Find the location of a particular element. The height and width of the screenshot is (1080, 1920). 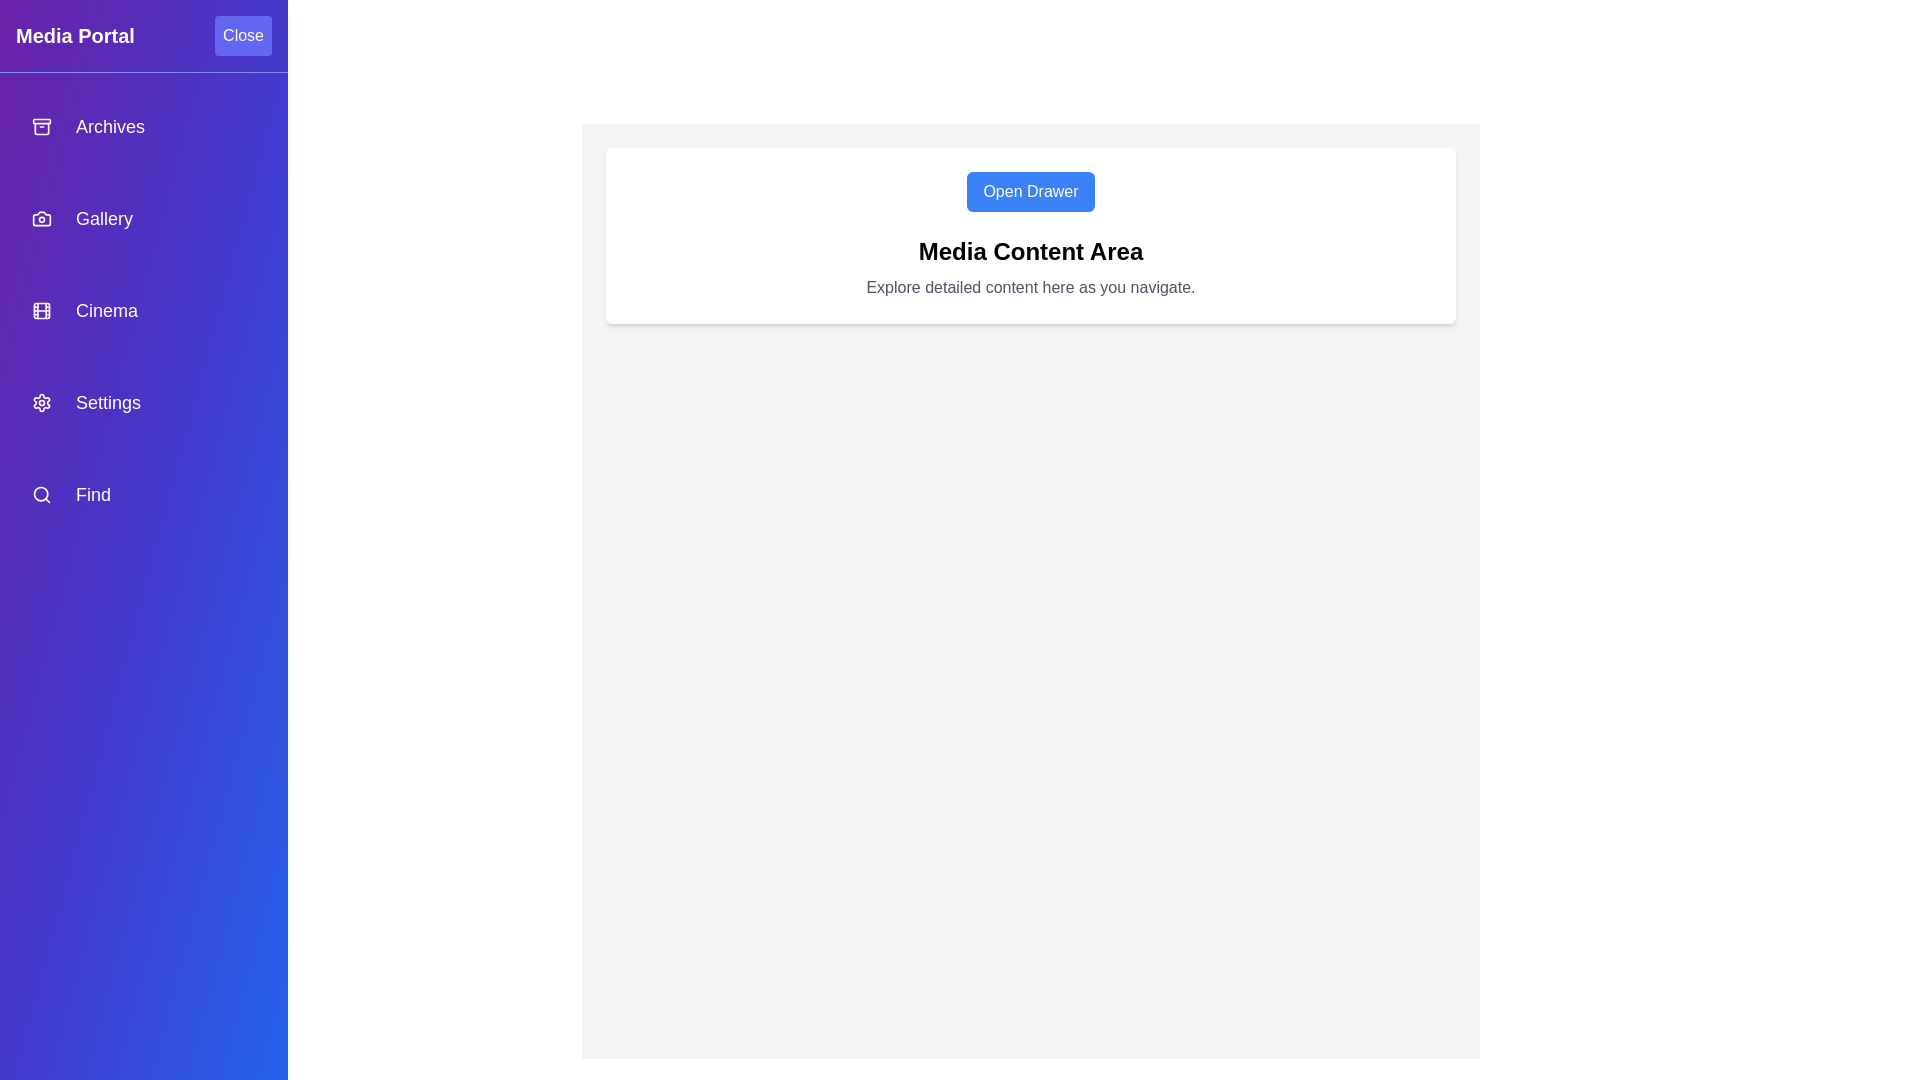

the navigation item Find is located at coordinates (143, 494).